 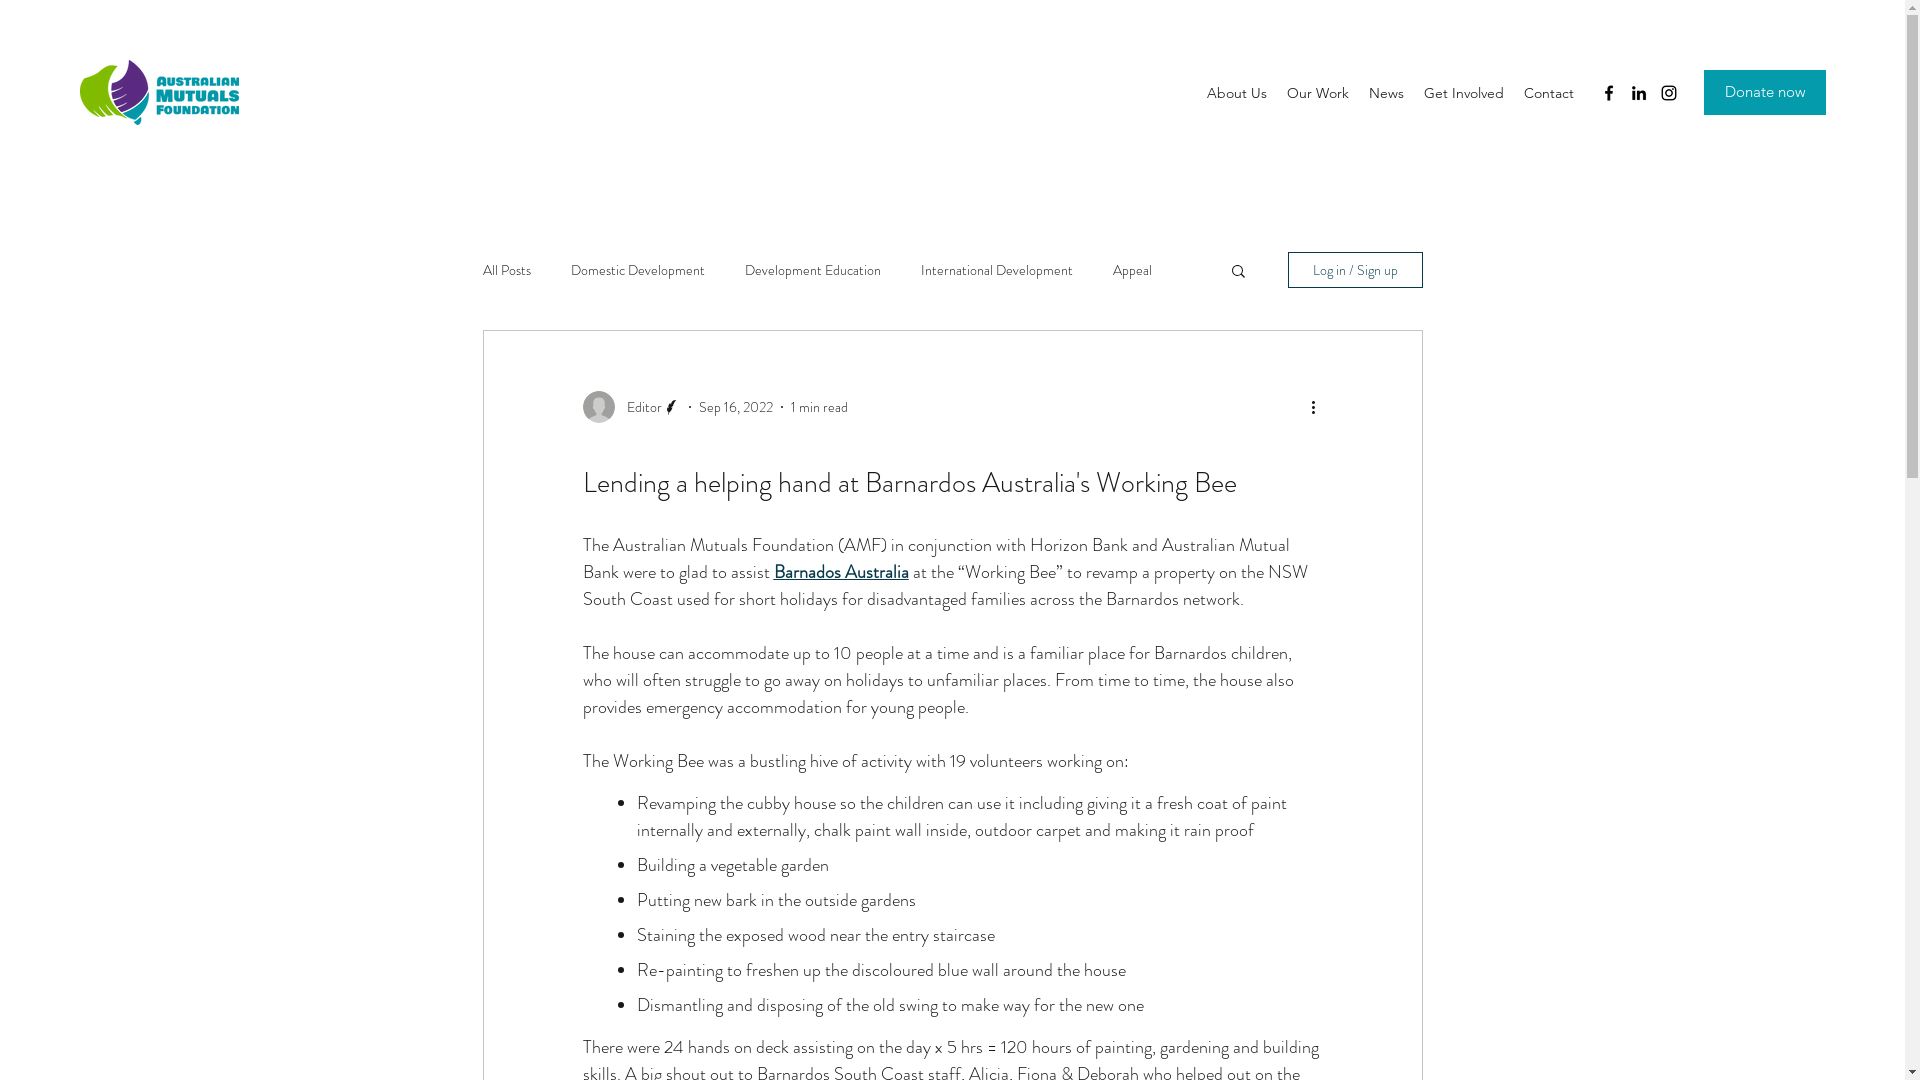 What do you see at coordinates (1131, 270) in the screenshot?
I see `'Appeal'` at bounding box center [1131, 270].